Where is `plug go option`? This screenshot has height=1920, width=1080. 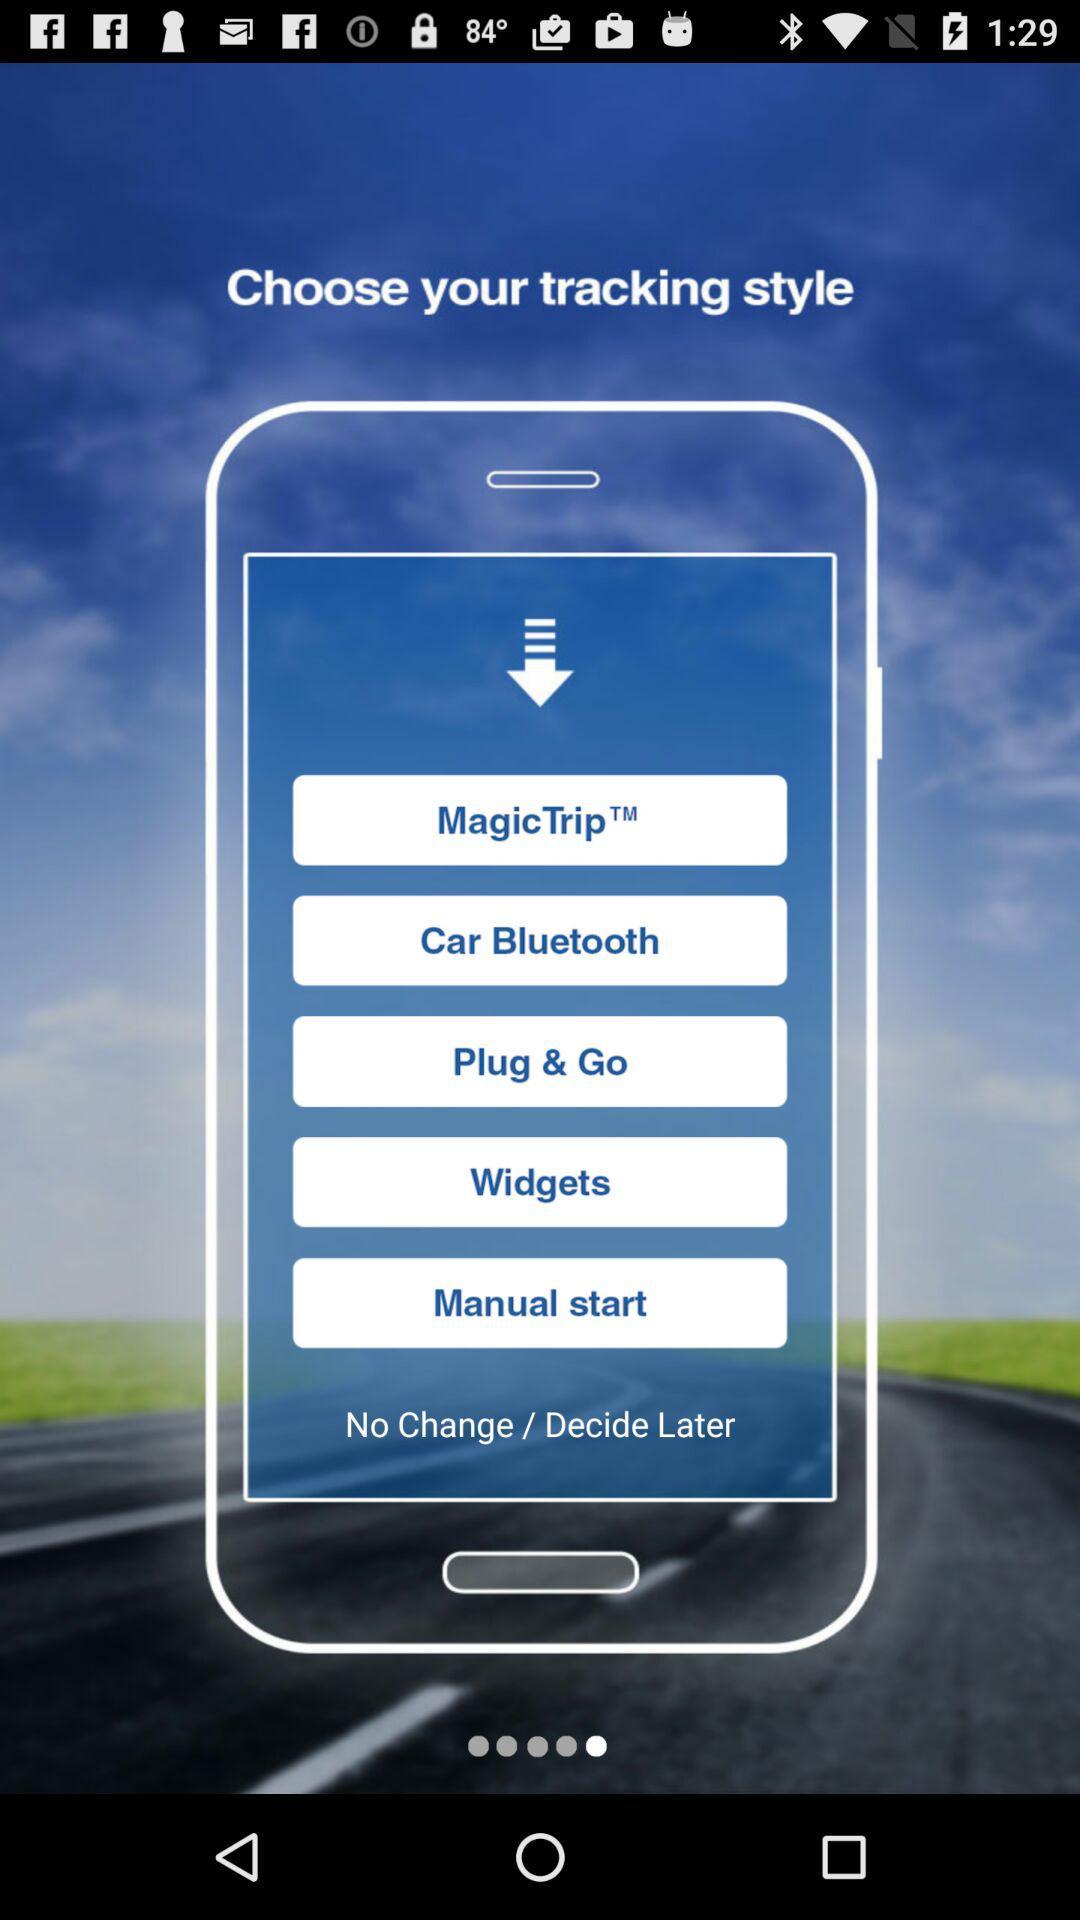
plug go option is located at coordinates (540, 1060).